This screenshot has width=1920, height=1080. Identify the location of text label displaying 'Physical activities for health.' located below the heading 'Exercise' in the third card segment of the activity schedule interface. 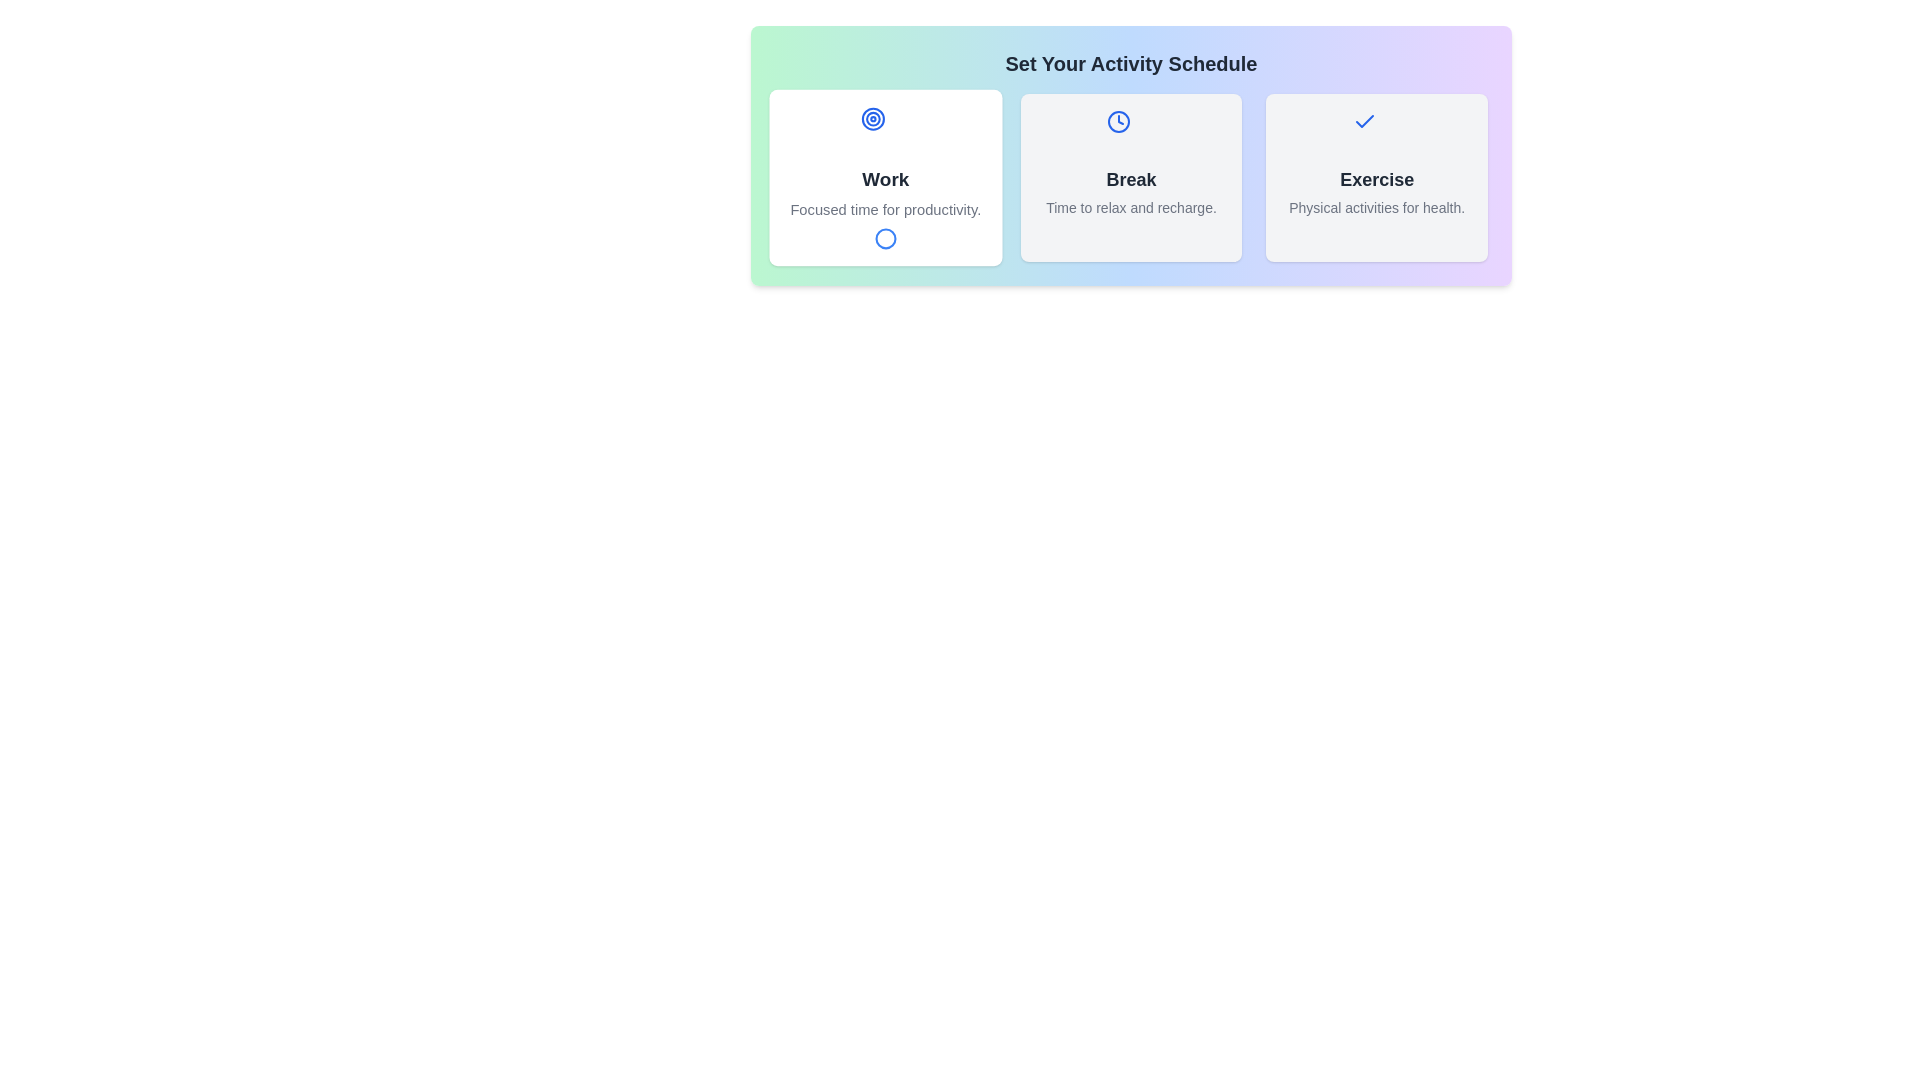
(1376, 208).